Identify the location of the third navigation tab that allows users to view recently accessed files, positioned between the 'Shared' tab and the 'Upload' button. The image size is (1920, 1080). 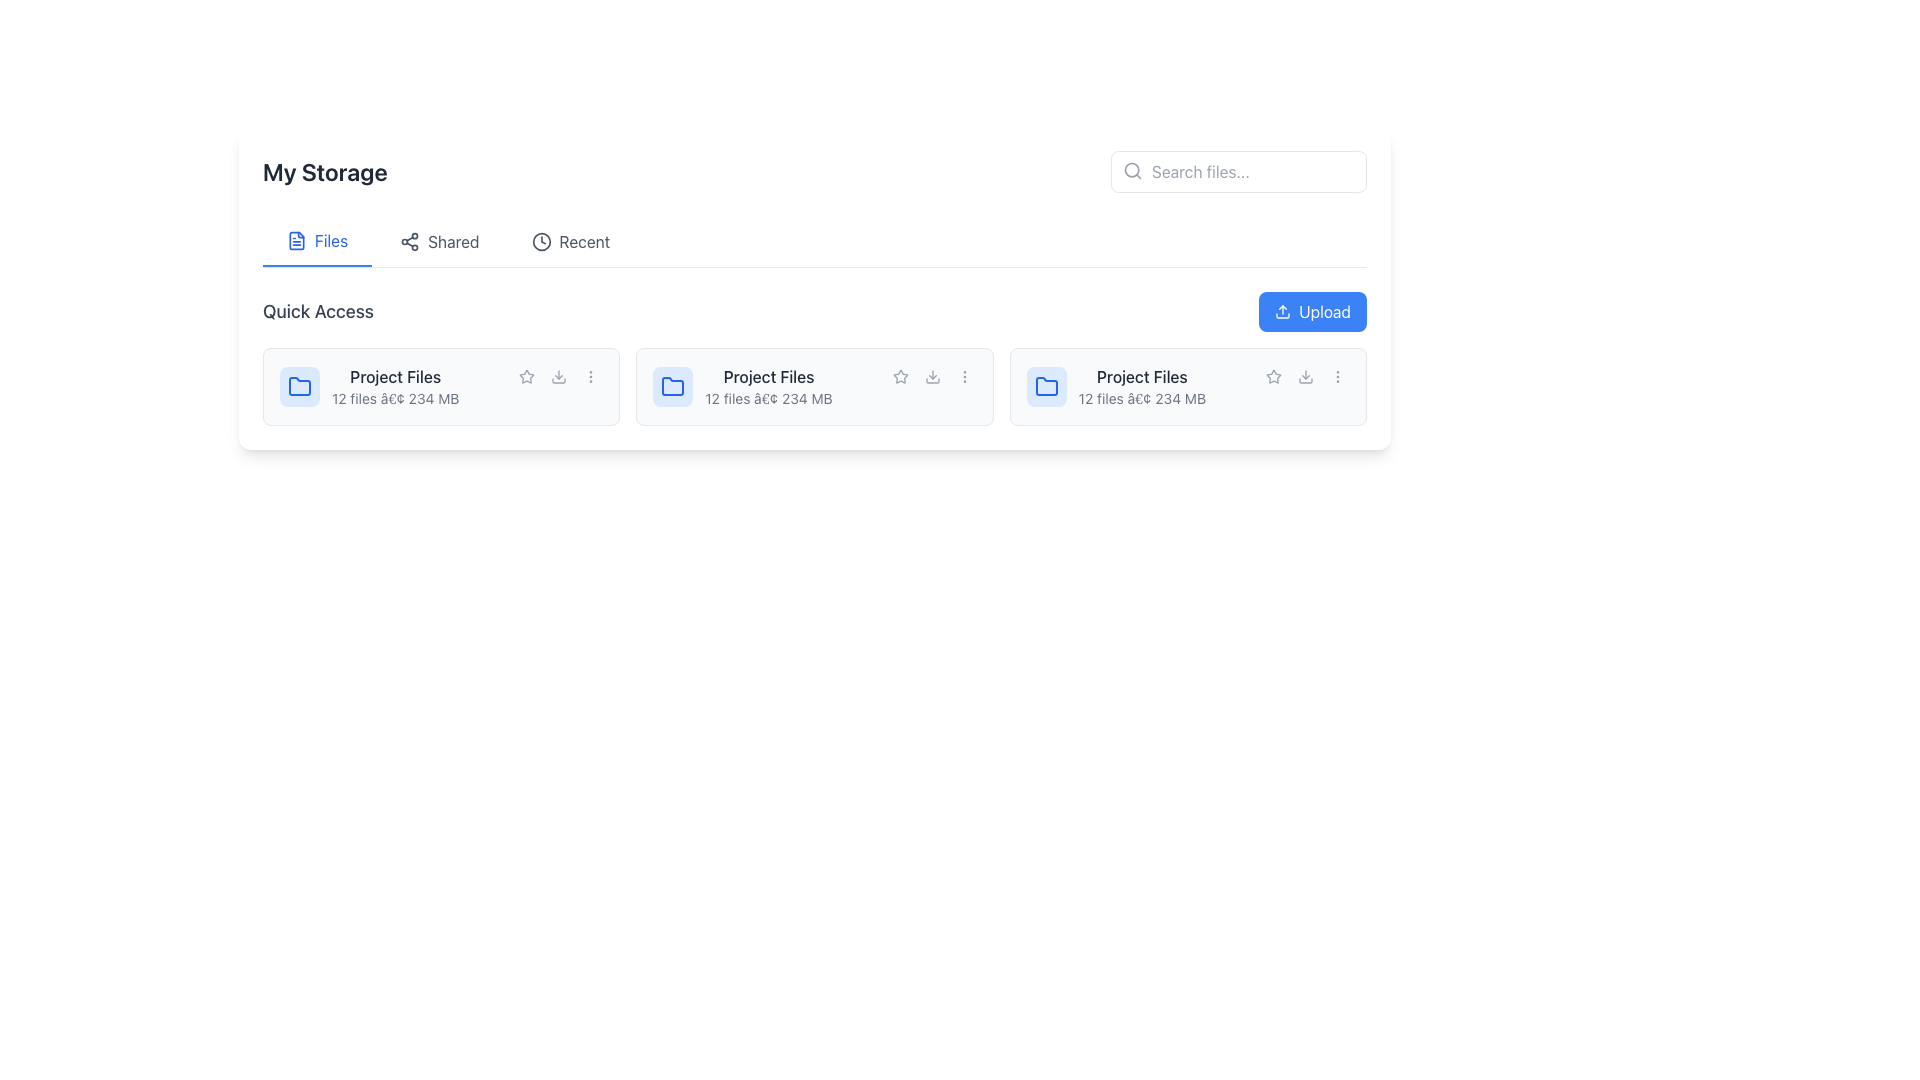
(569, 241).